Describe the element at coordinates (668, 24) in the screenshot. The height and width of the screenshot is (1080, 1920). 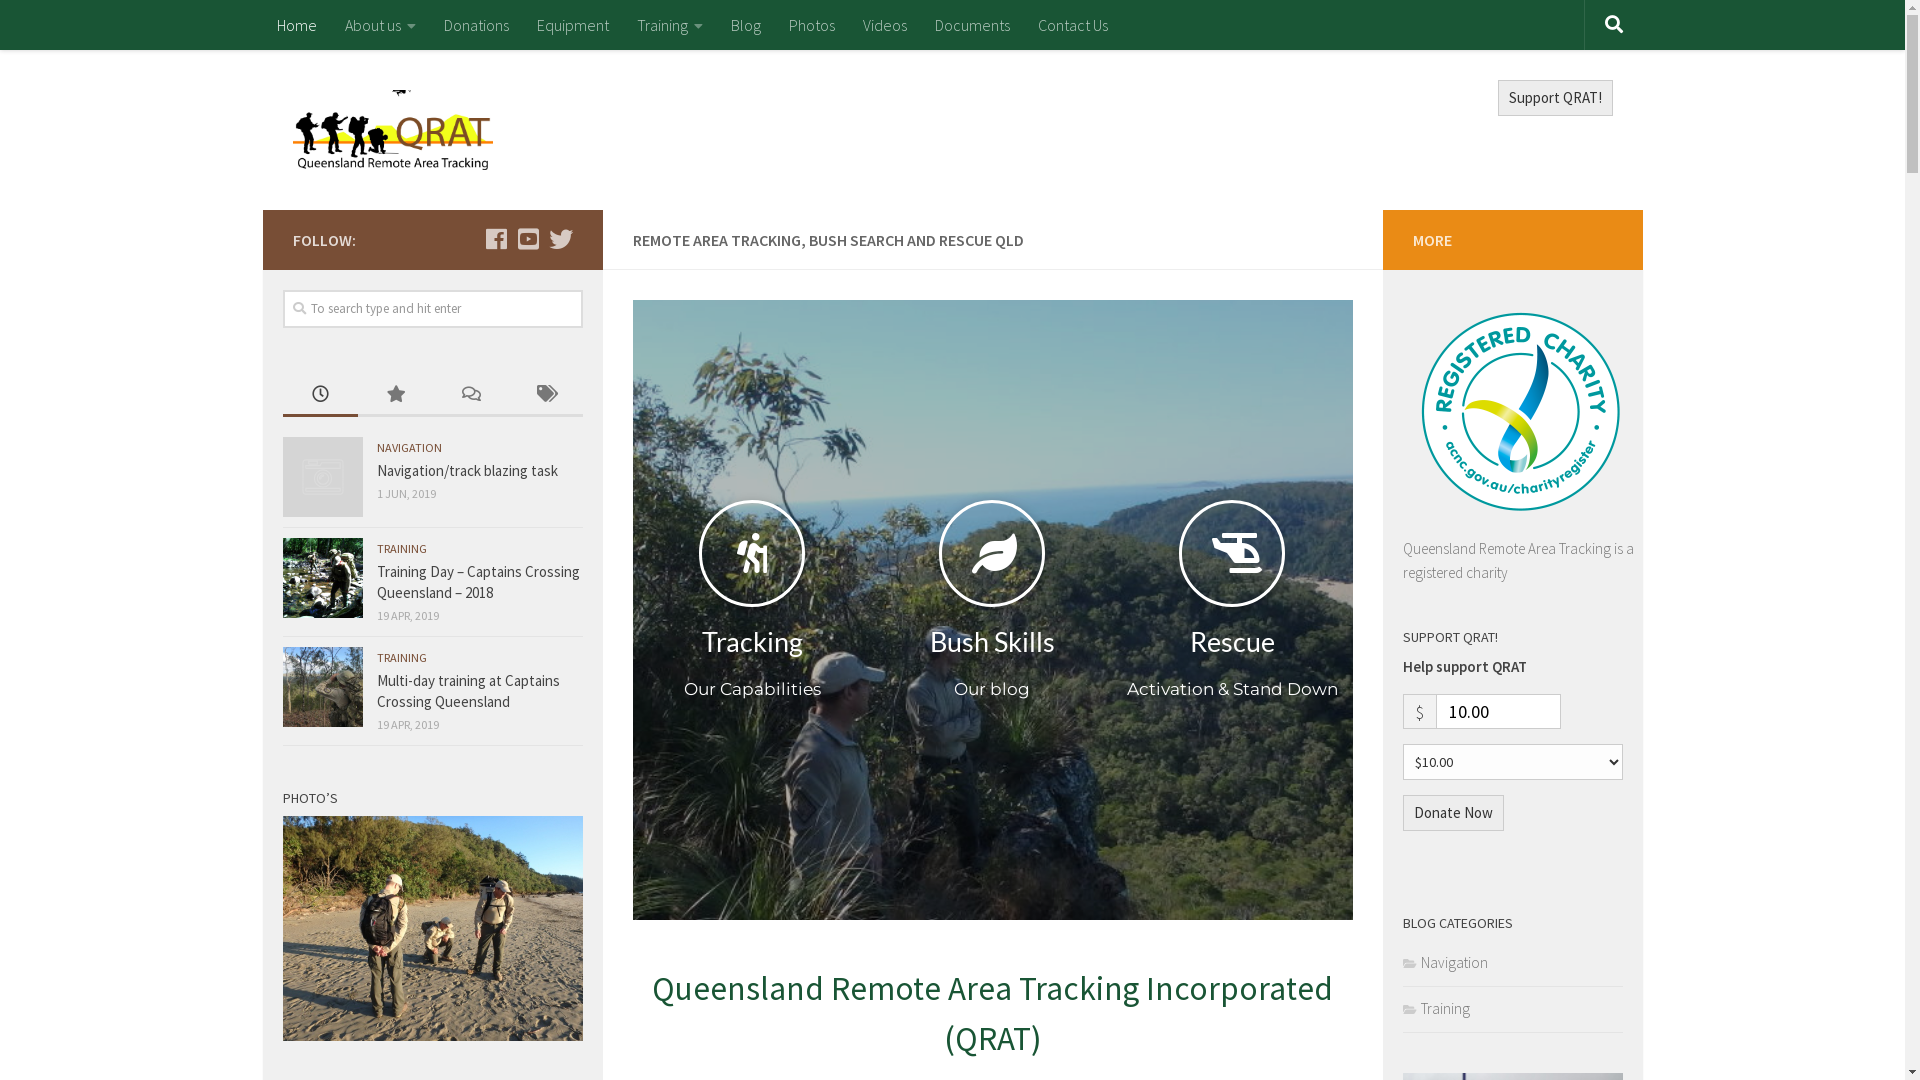
I see `'Training'` at that location.